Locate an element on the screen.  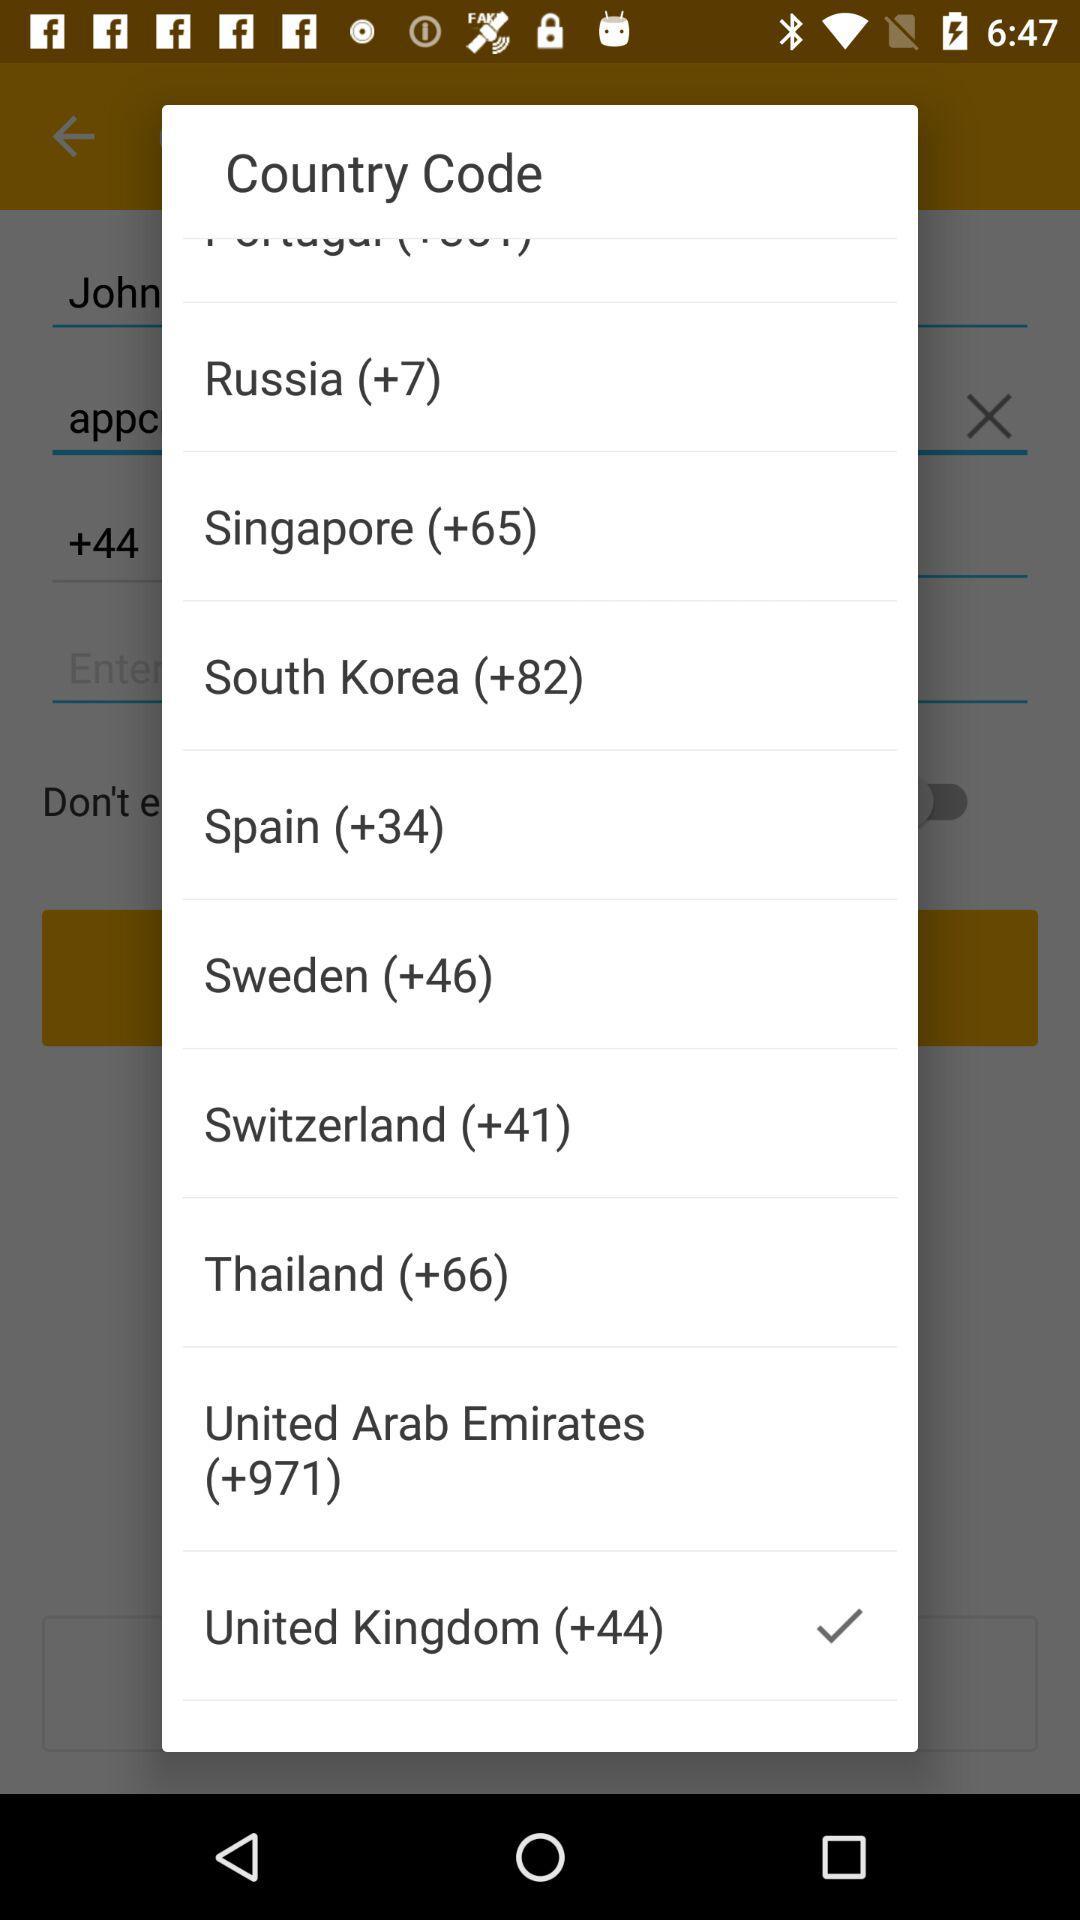
icon above thailand (+66) item is located at coordinates (482, 1123).